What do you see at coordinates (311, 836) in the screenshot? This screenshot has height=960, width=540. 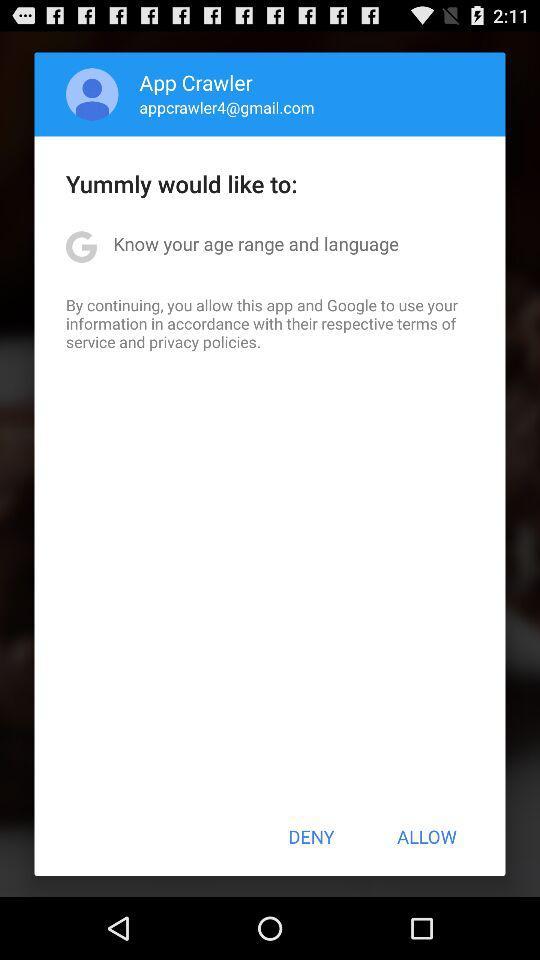 I see `deny icon` at bounding box center [311, 836].